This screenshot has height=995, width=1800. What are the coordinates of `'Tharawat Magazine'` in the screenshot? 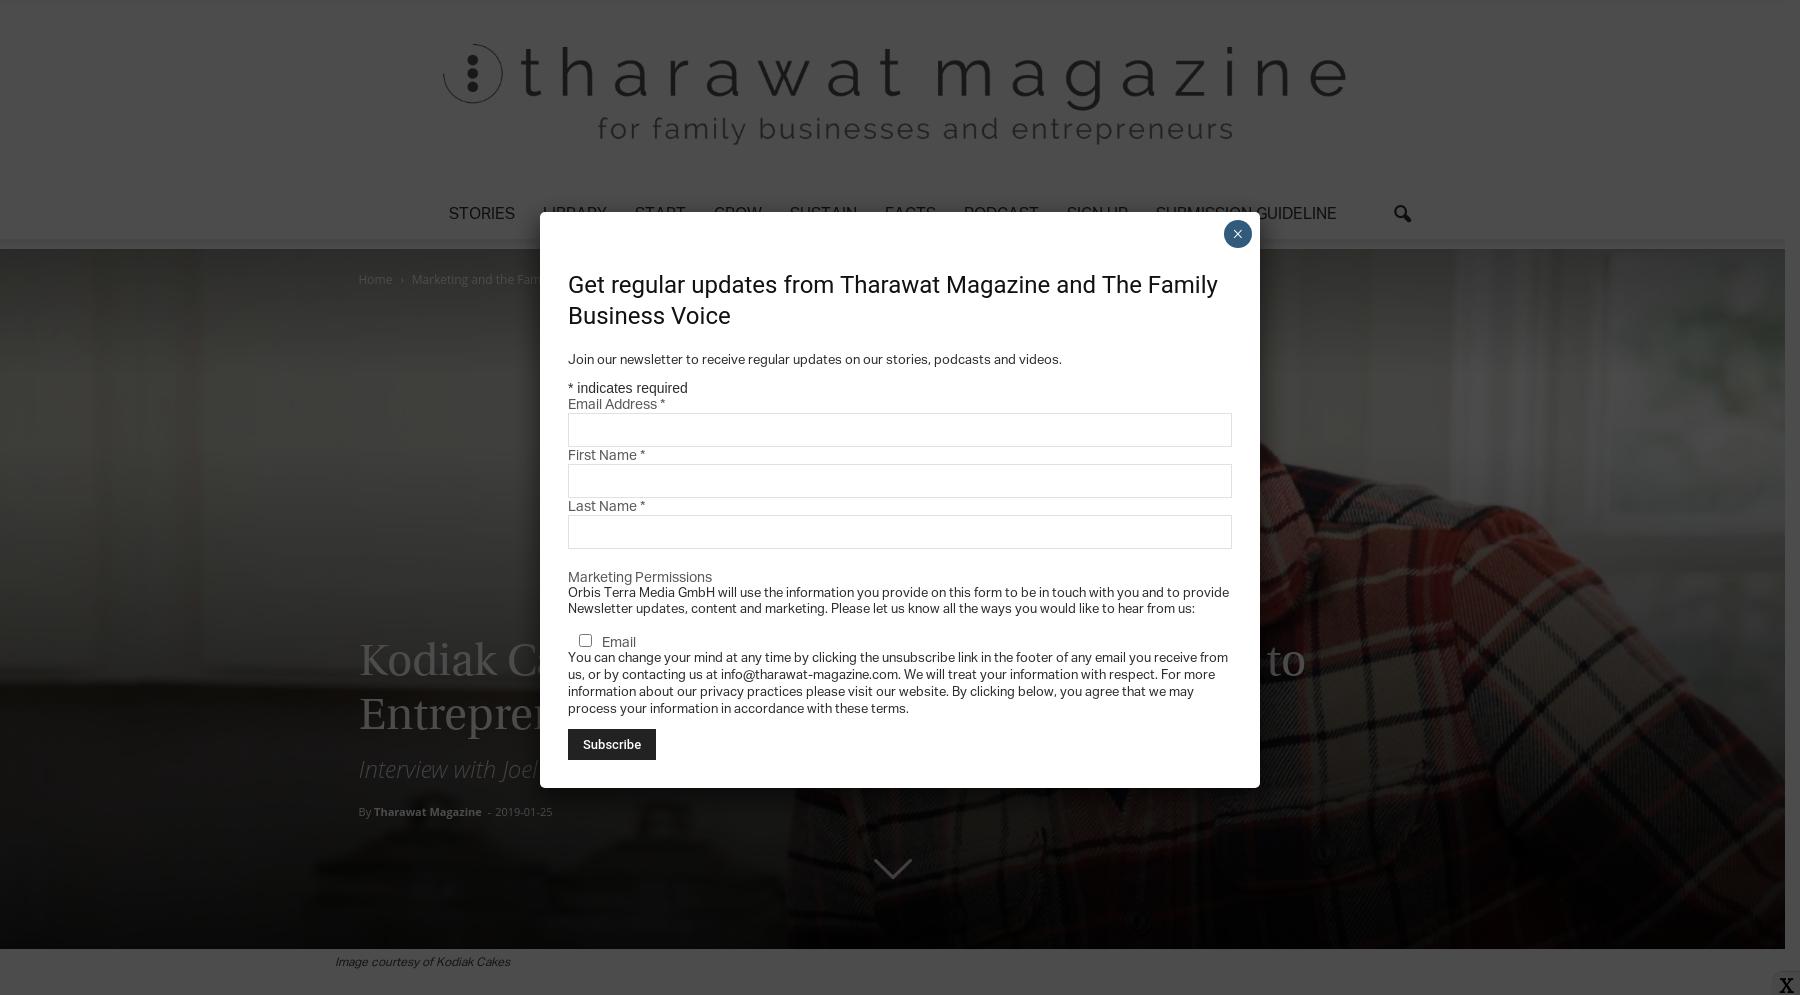 It's located at (427, 810).